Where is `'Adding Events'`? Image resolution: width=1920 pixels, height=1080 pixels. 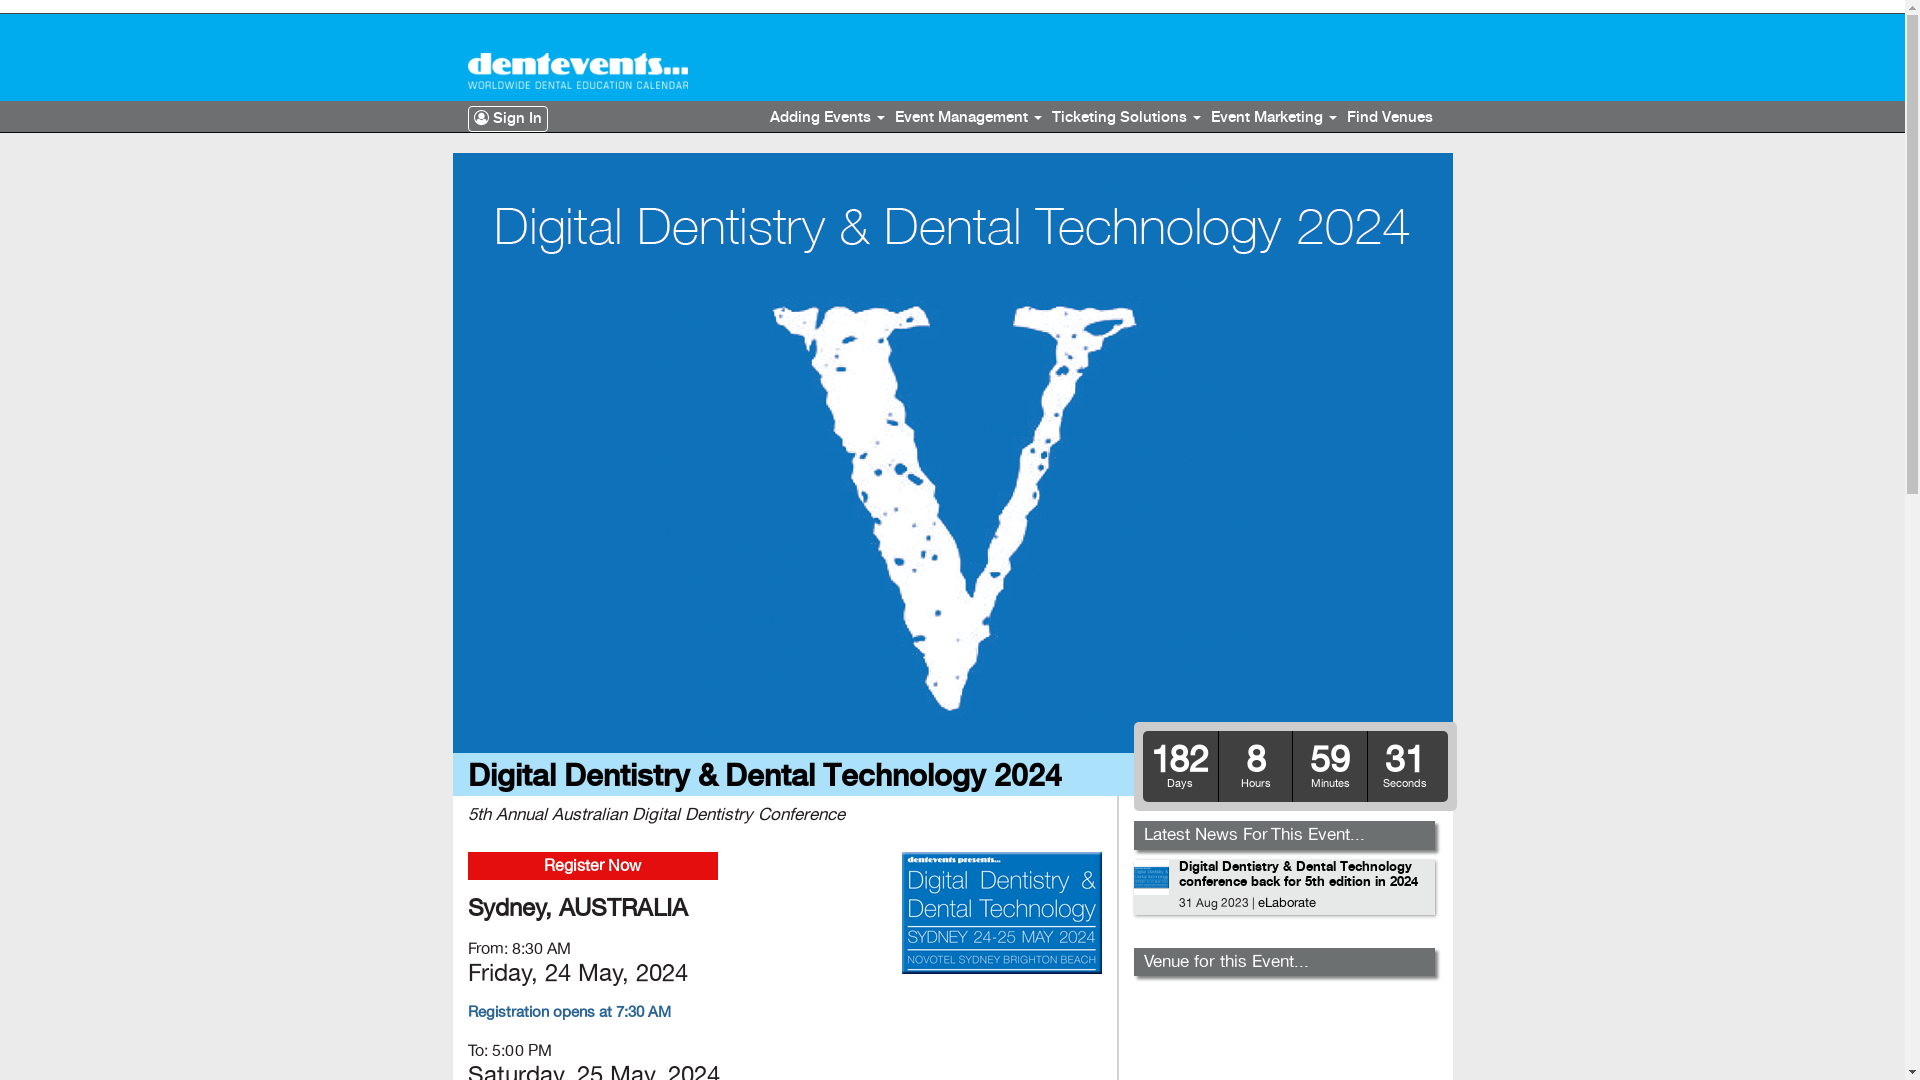 'Adding Events' is located at coordinates (826, 118).